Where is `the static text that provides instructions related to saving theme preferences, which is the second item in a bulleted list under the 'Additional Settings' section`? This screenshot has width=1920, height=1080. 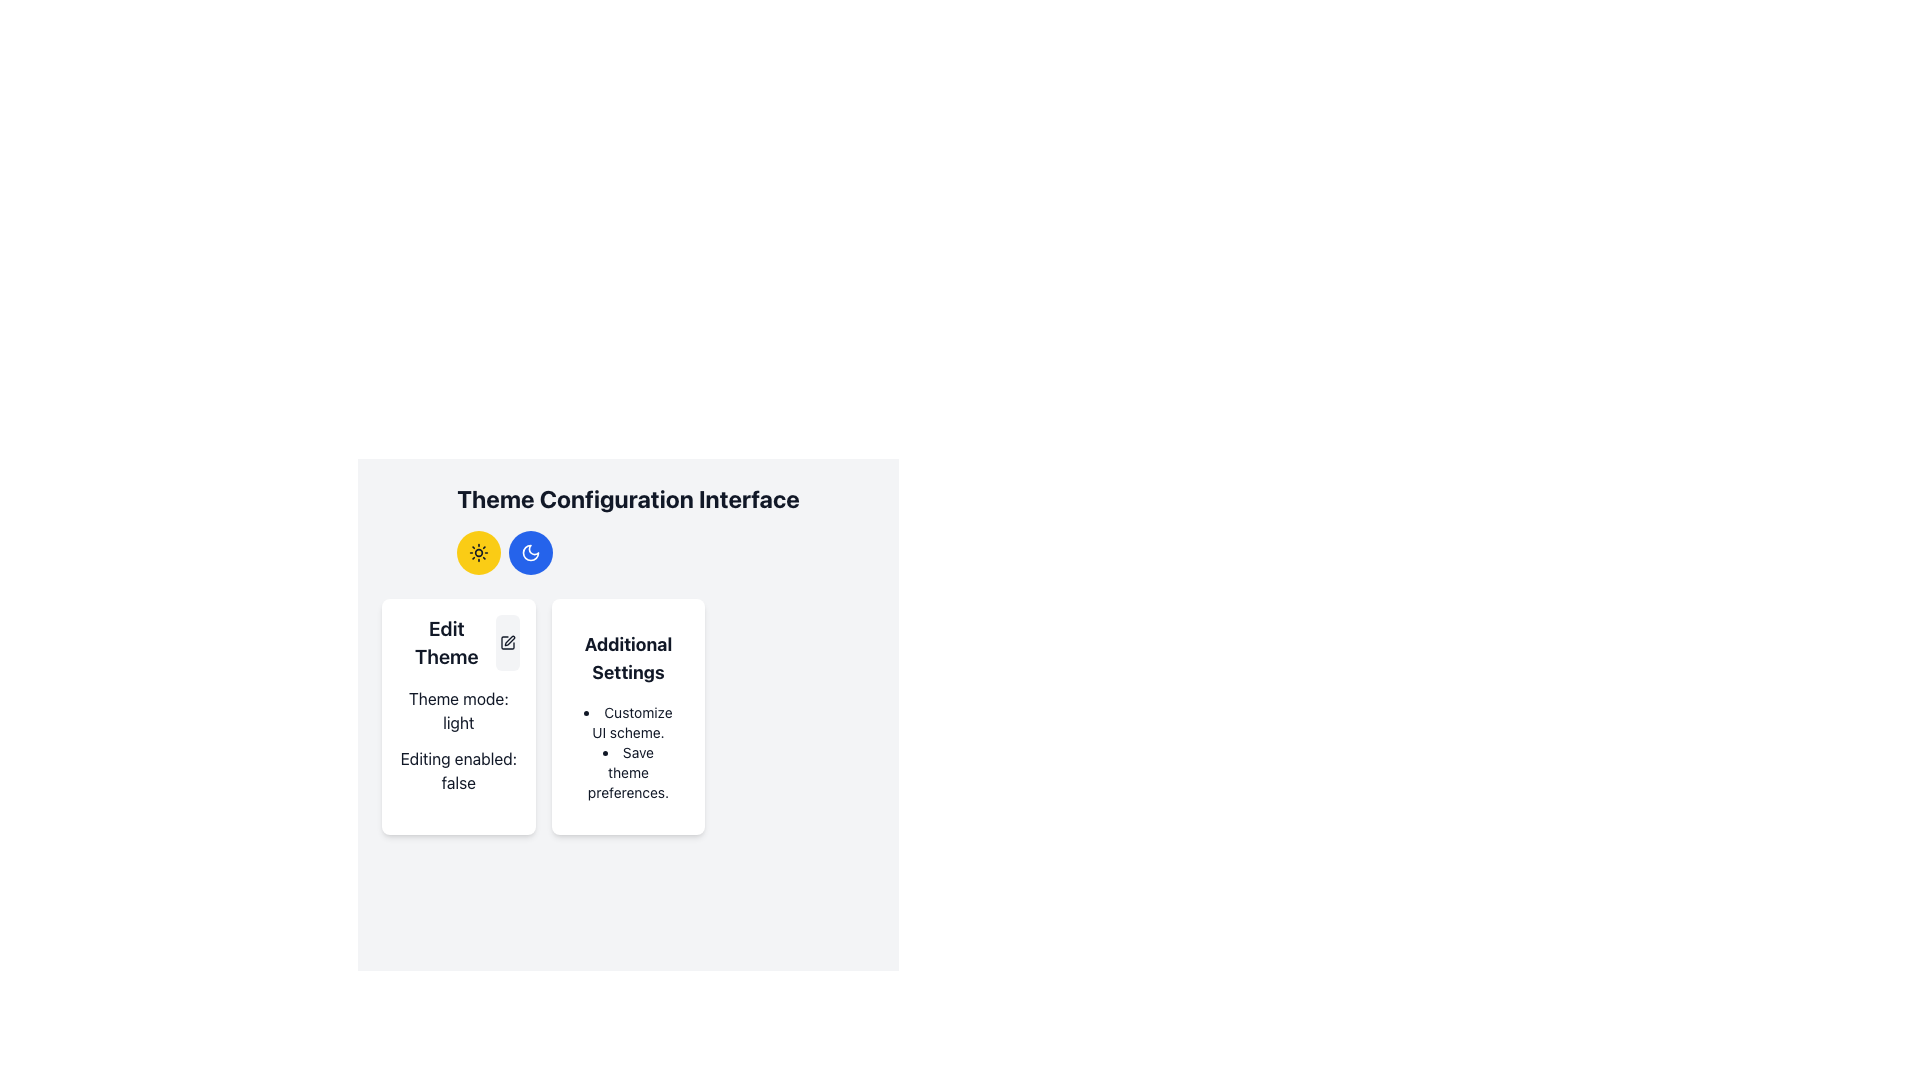
the static text that provides instructions related to saving theme preferences, which is the second item in a bulleted list under the 'Additional Settings' section is located at coordinates (627, 771).